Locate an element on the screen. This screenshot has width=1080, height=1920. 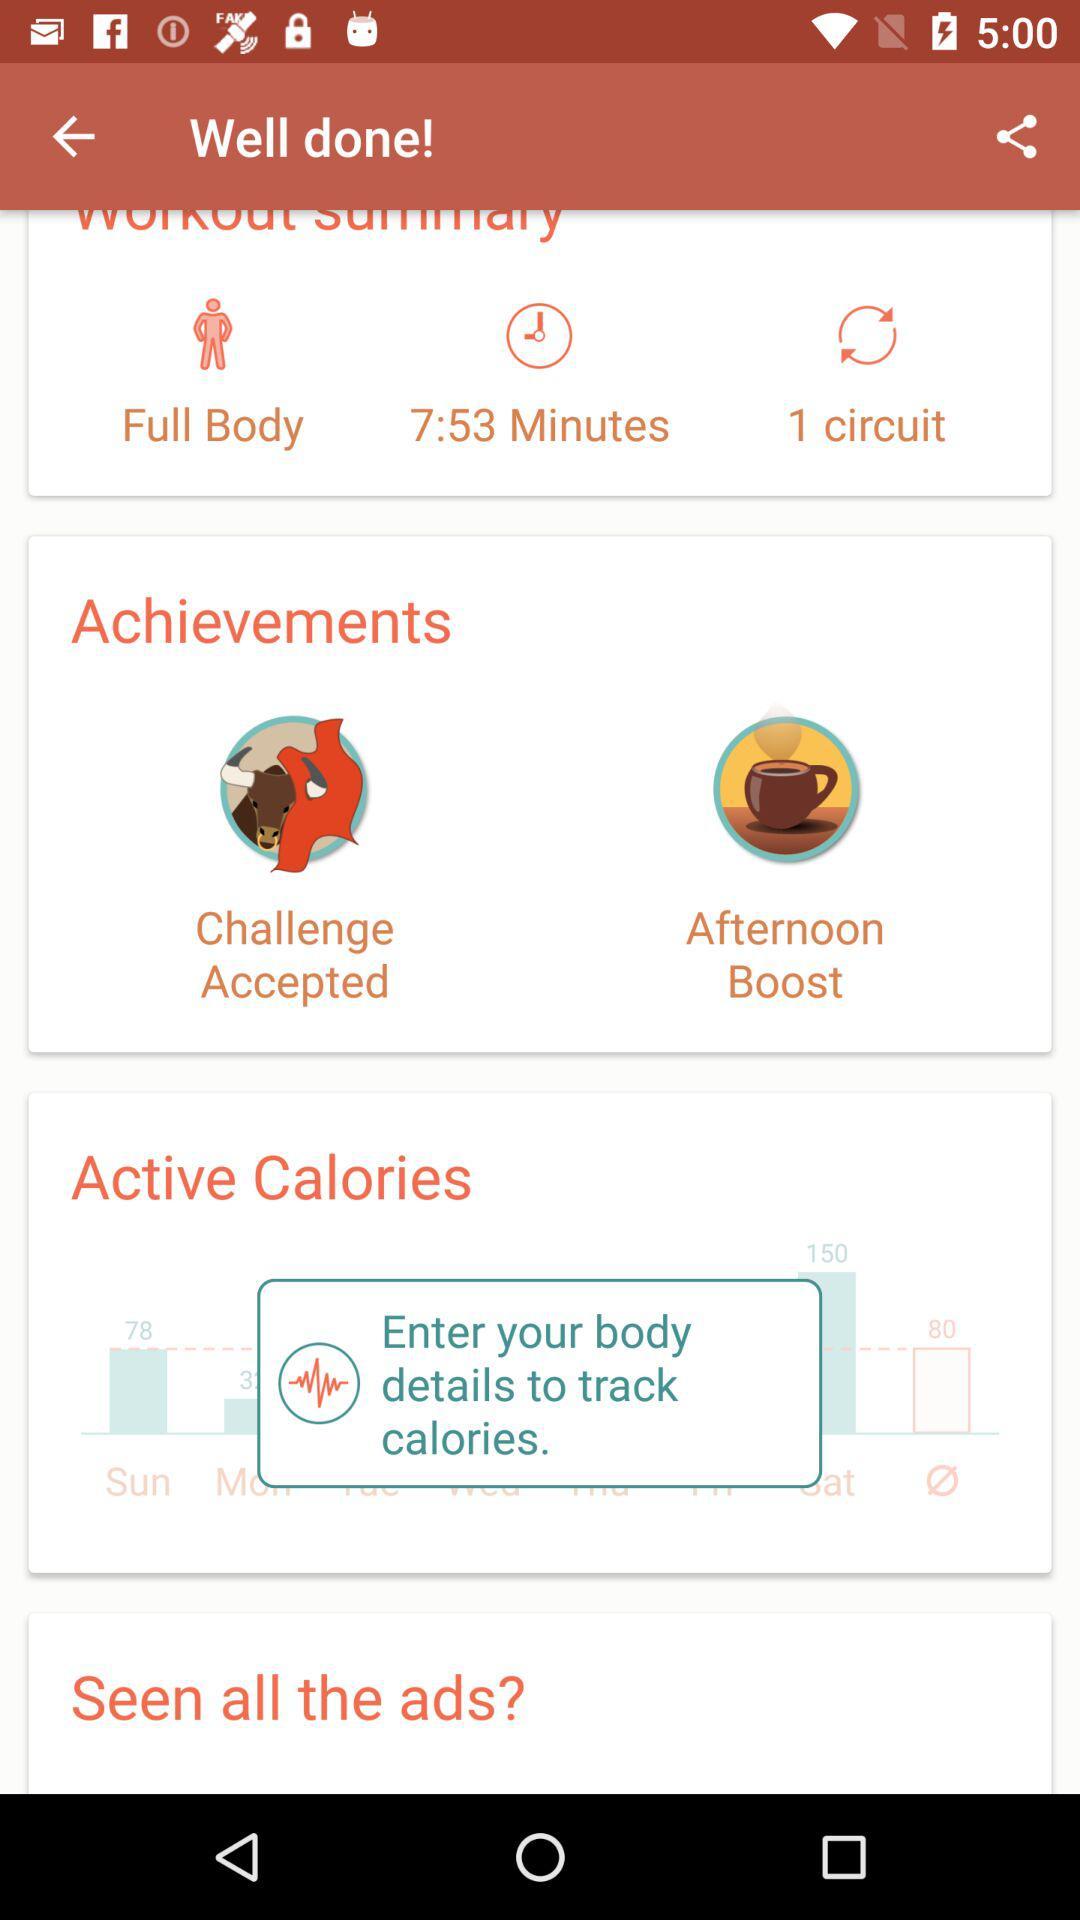
item above the workout summary item is located at coordinates (72, 135).